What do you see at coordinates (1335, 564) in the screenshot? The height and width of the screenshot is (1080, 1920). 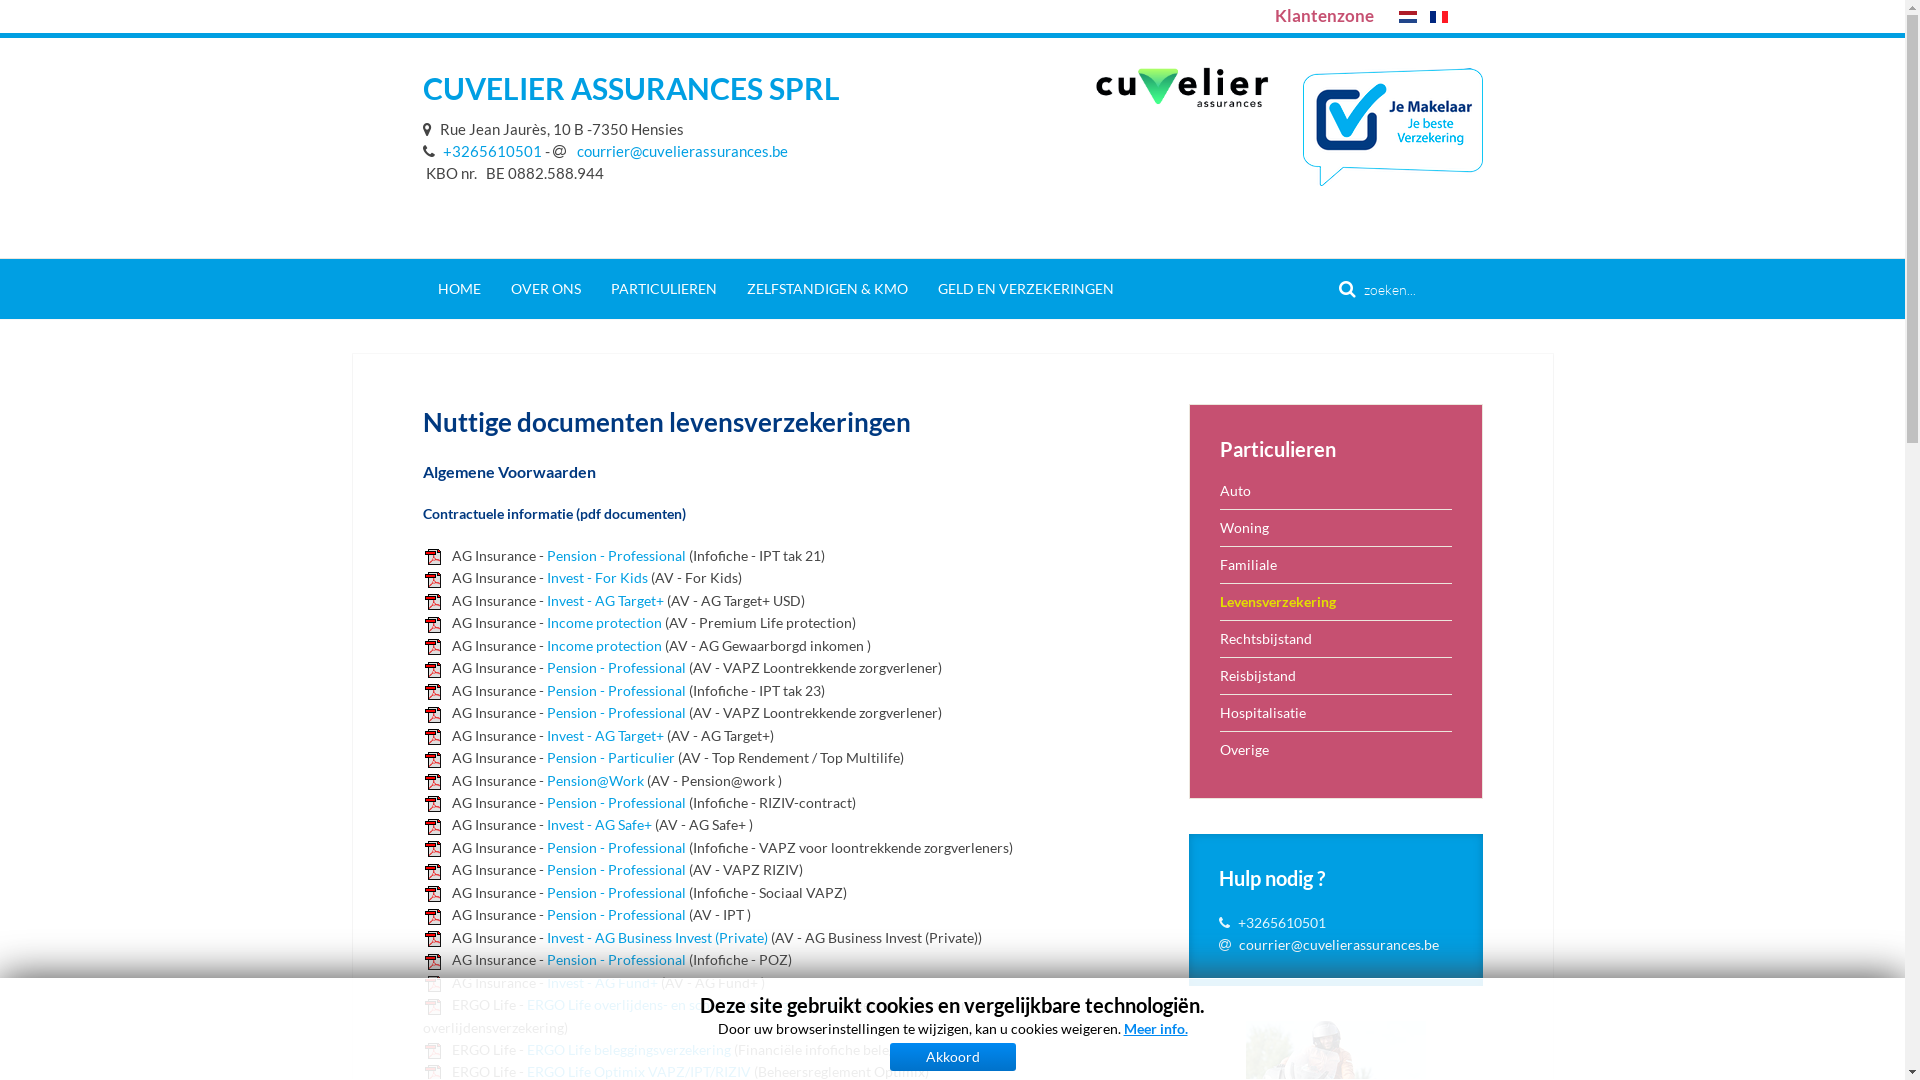 I see `'Familiale'` at bounding box center [1335, 564].